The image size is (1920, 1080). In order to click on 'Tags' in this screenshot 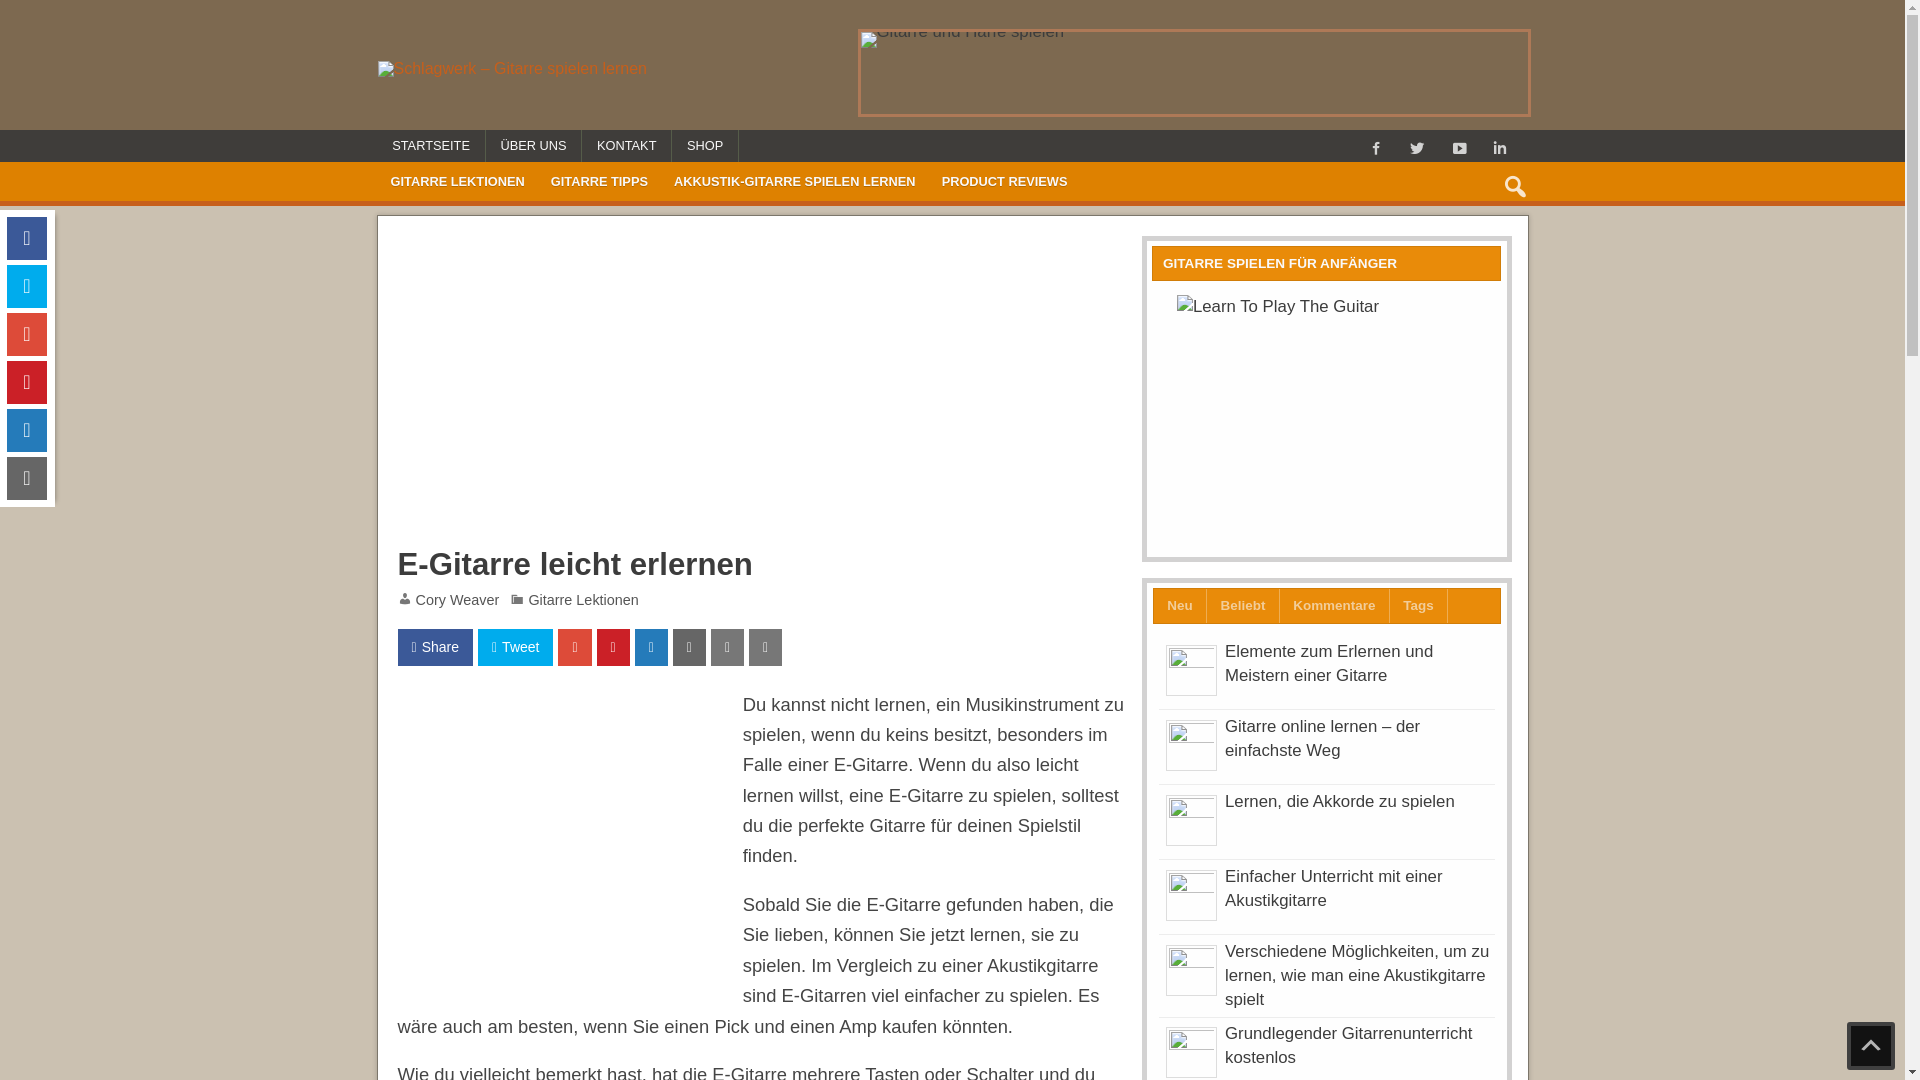, I will do `click(1418, 604)`.